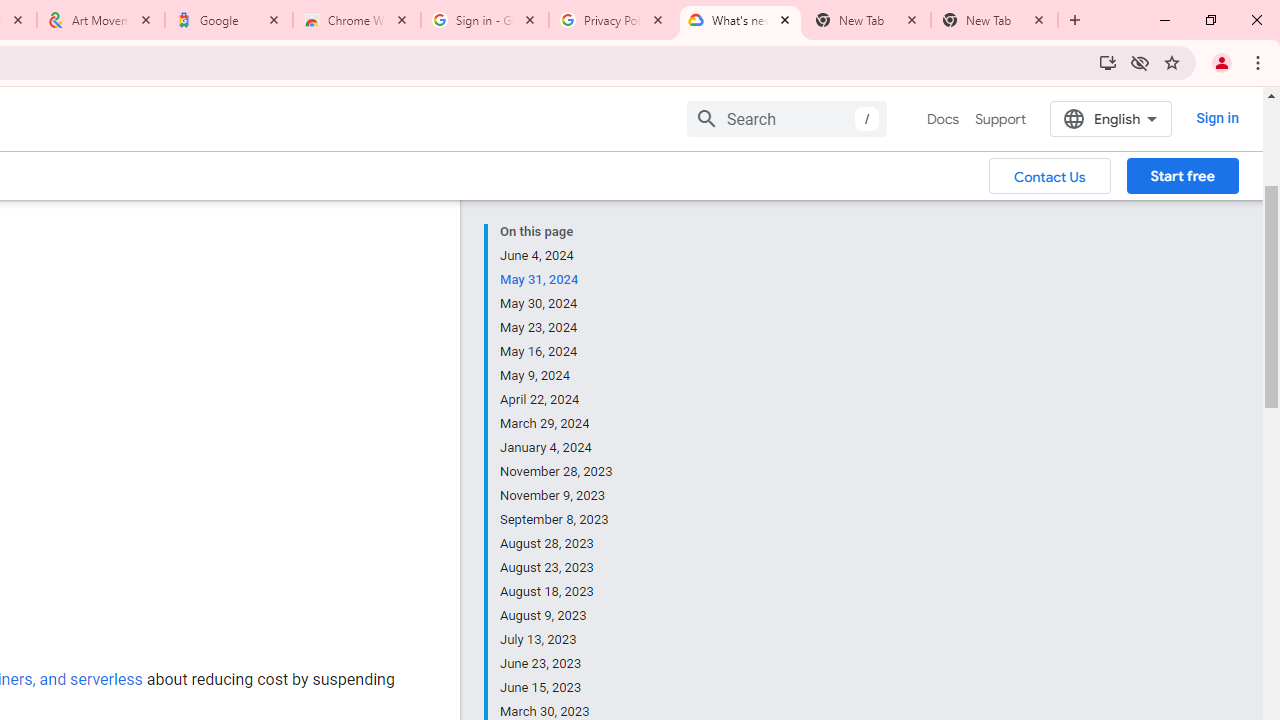 Image resolution: width=1280 pixels, height=720 pixels. I want to click on 'Contact Us', so click(1049, 174).